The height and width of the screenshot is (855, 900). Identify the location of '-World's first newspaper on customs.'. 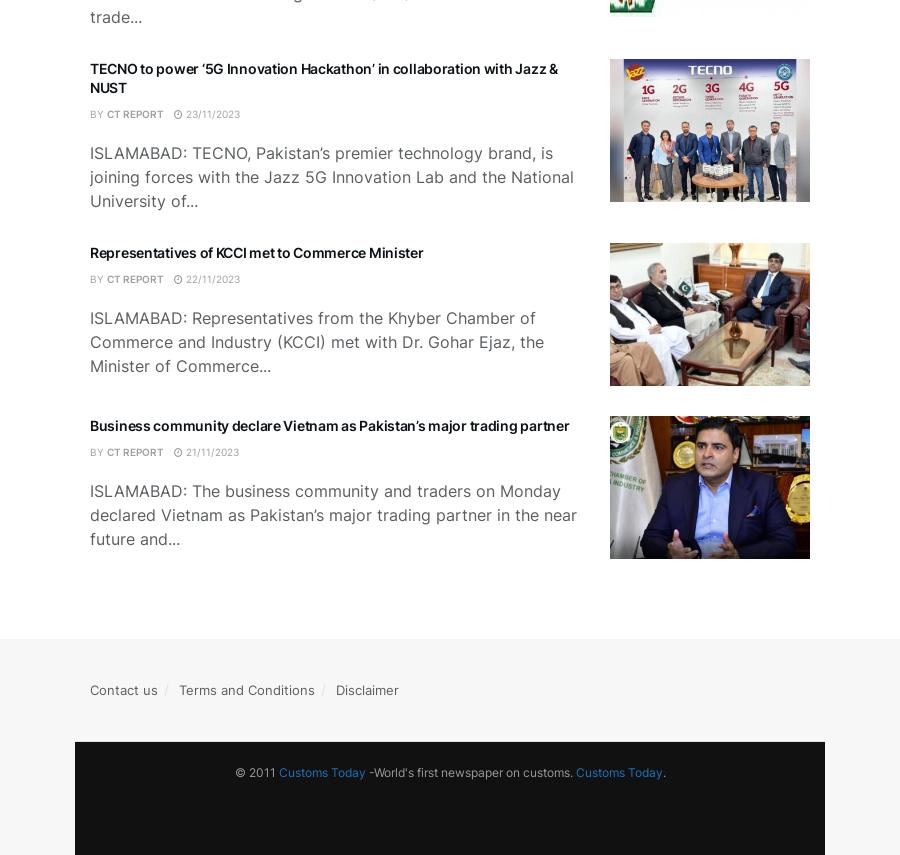
(468, 770).